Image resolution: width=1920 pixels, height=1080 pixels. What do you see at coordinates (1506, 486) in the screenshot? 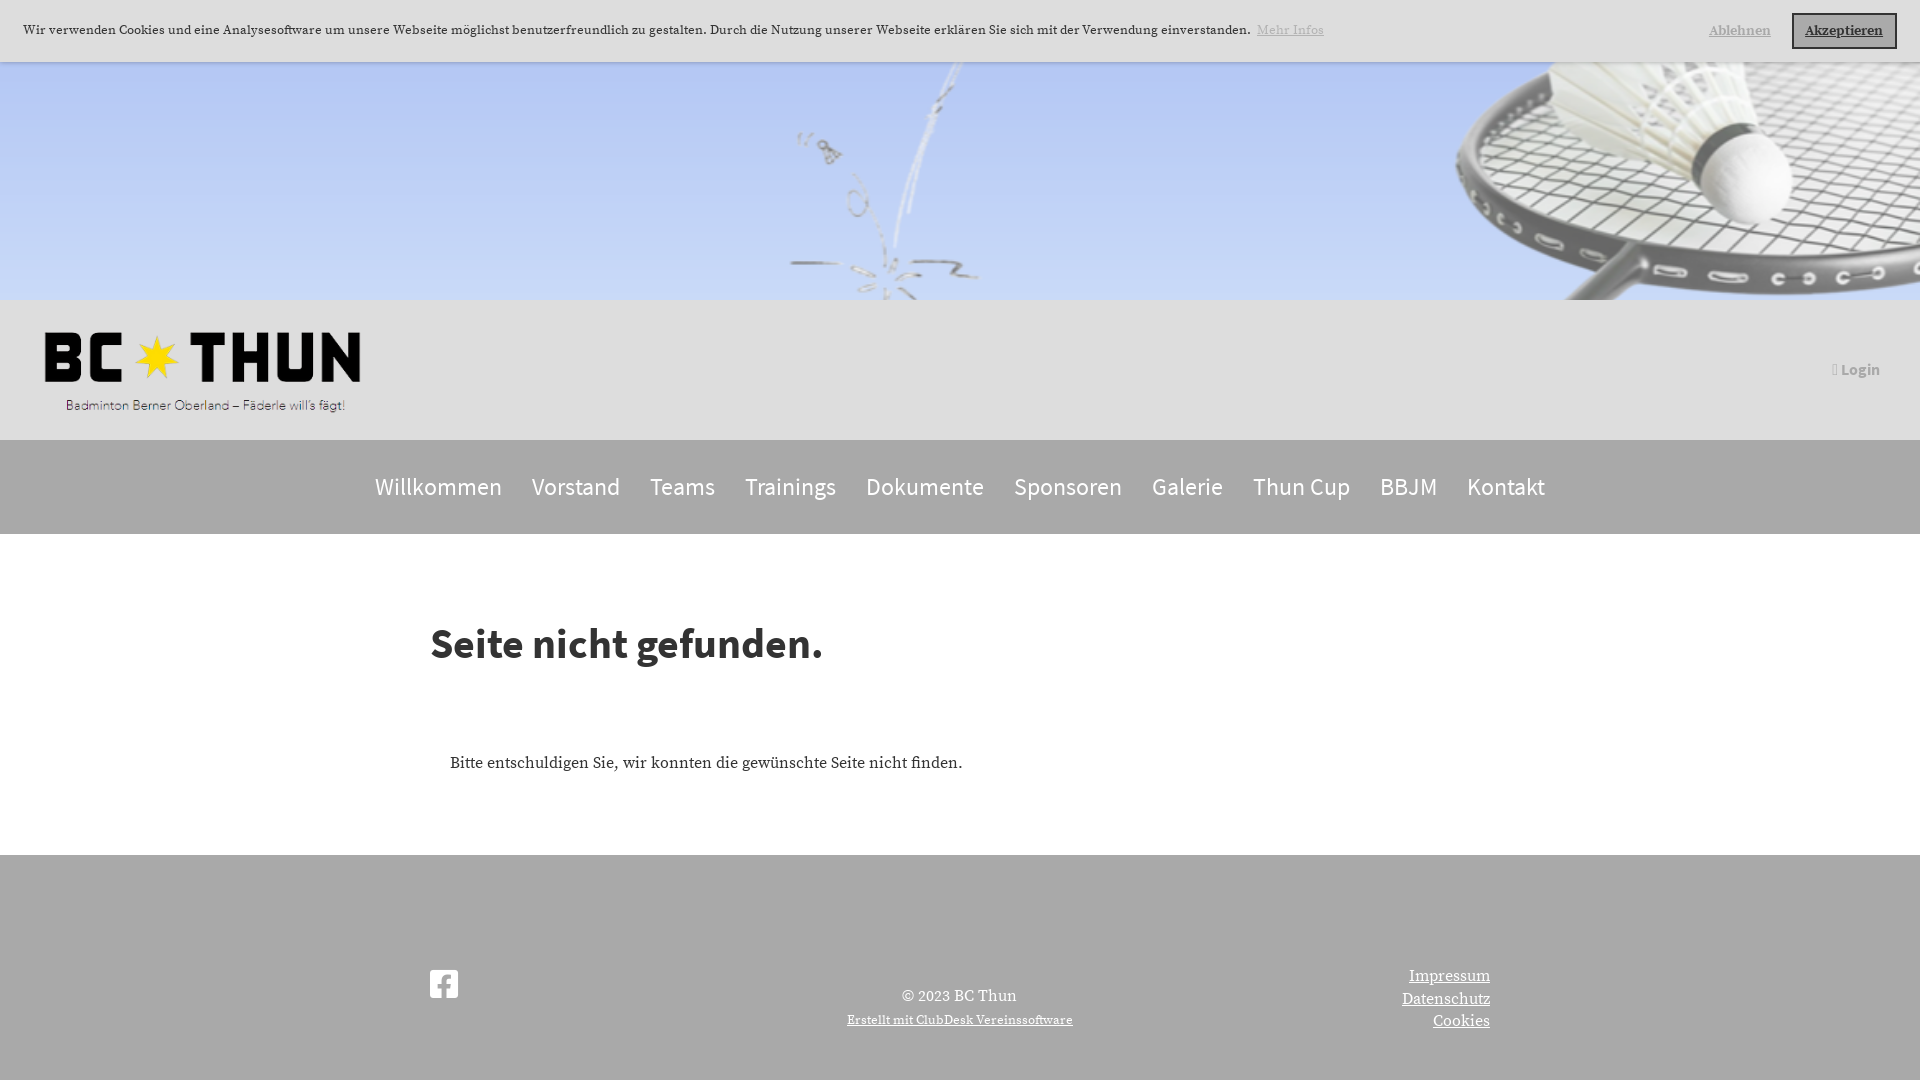
I see `'Kontakt'` at bounding box center [1506, 486].